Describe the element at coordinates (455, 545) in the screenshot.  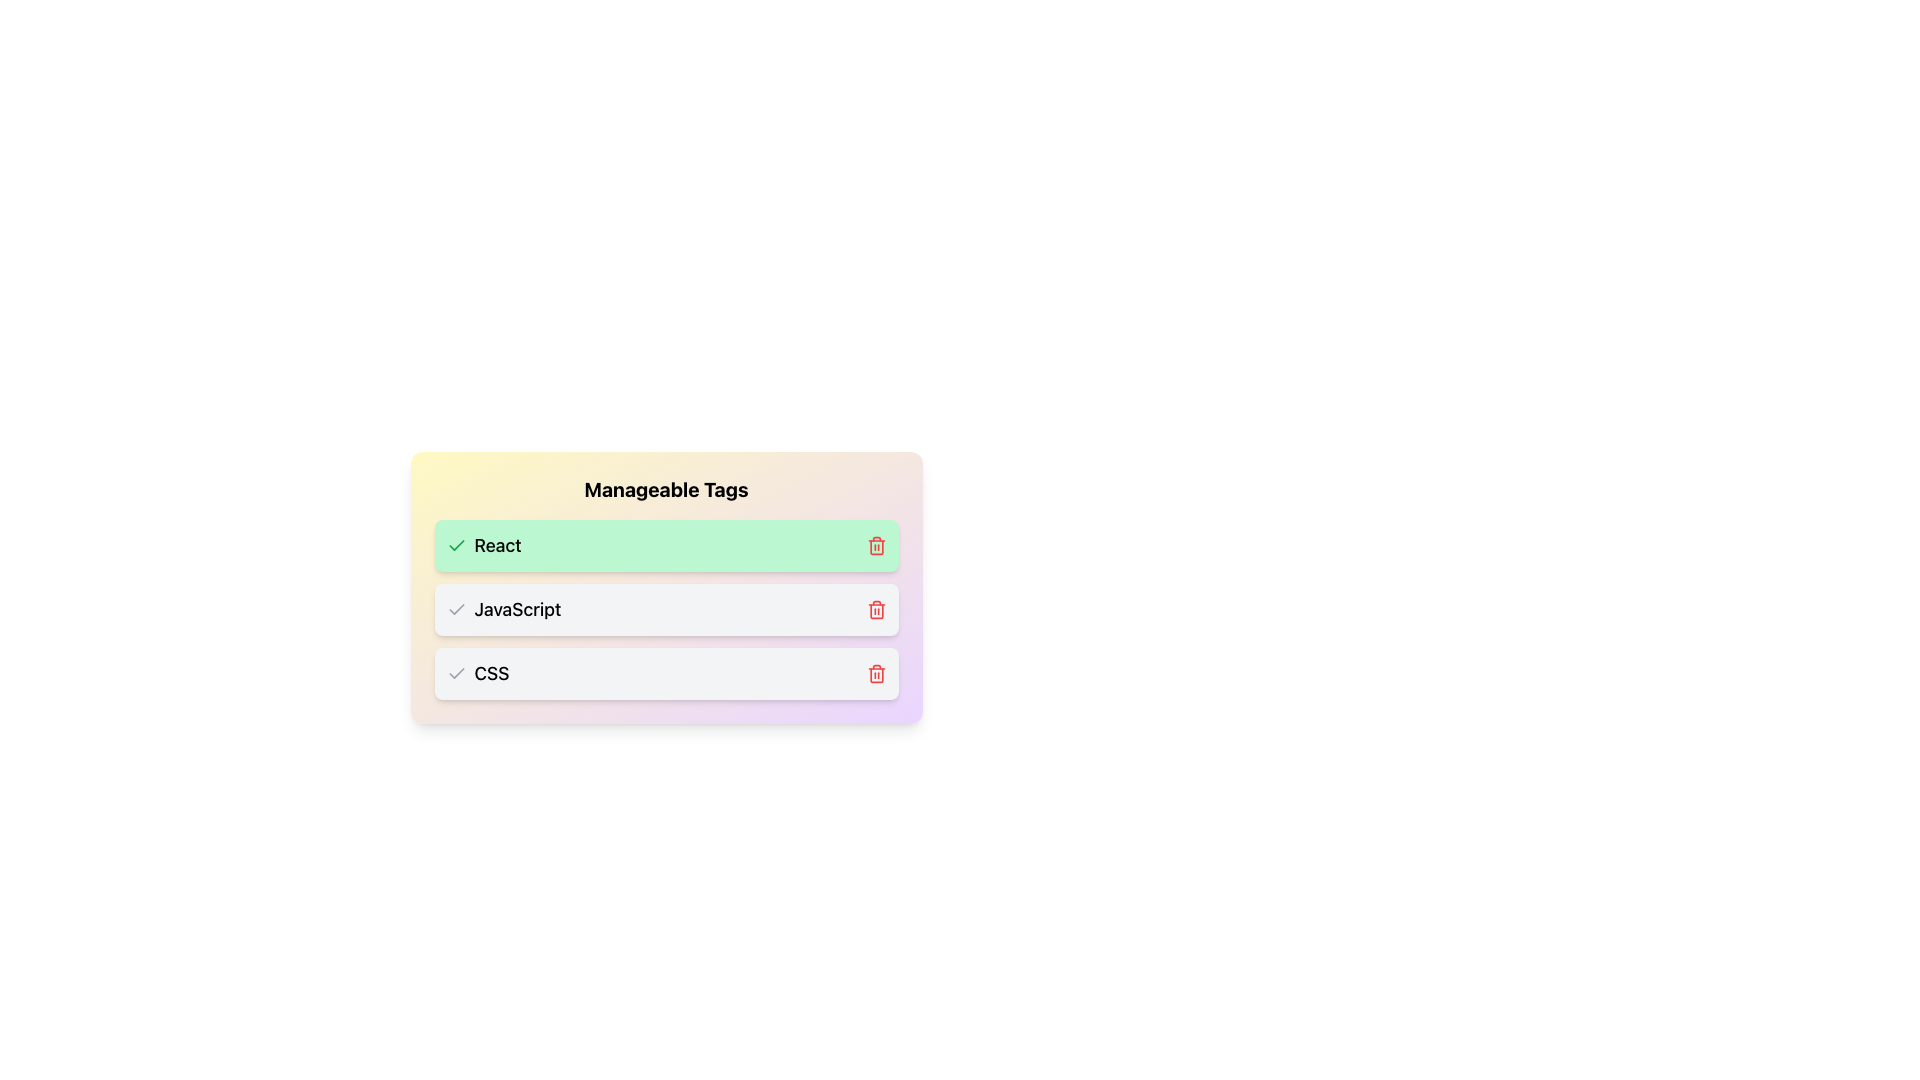
I see `the visual state of the checkmark icon with a green stroke located in the green-colored row labeled 'React'` at that location.